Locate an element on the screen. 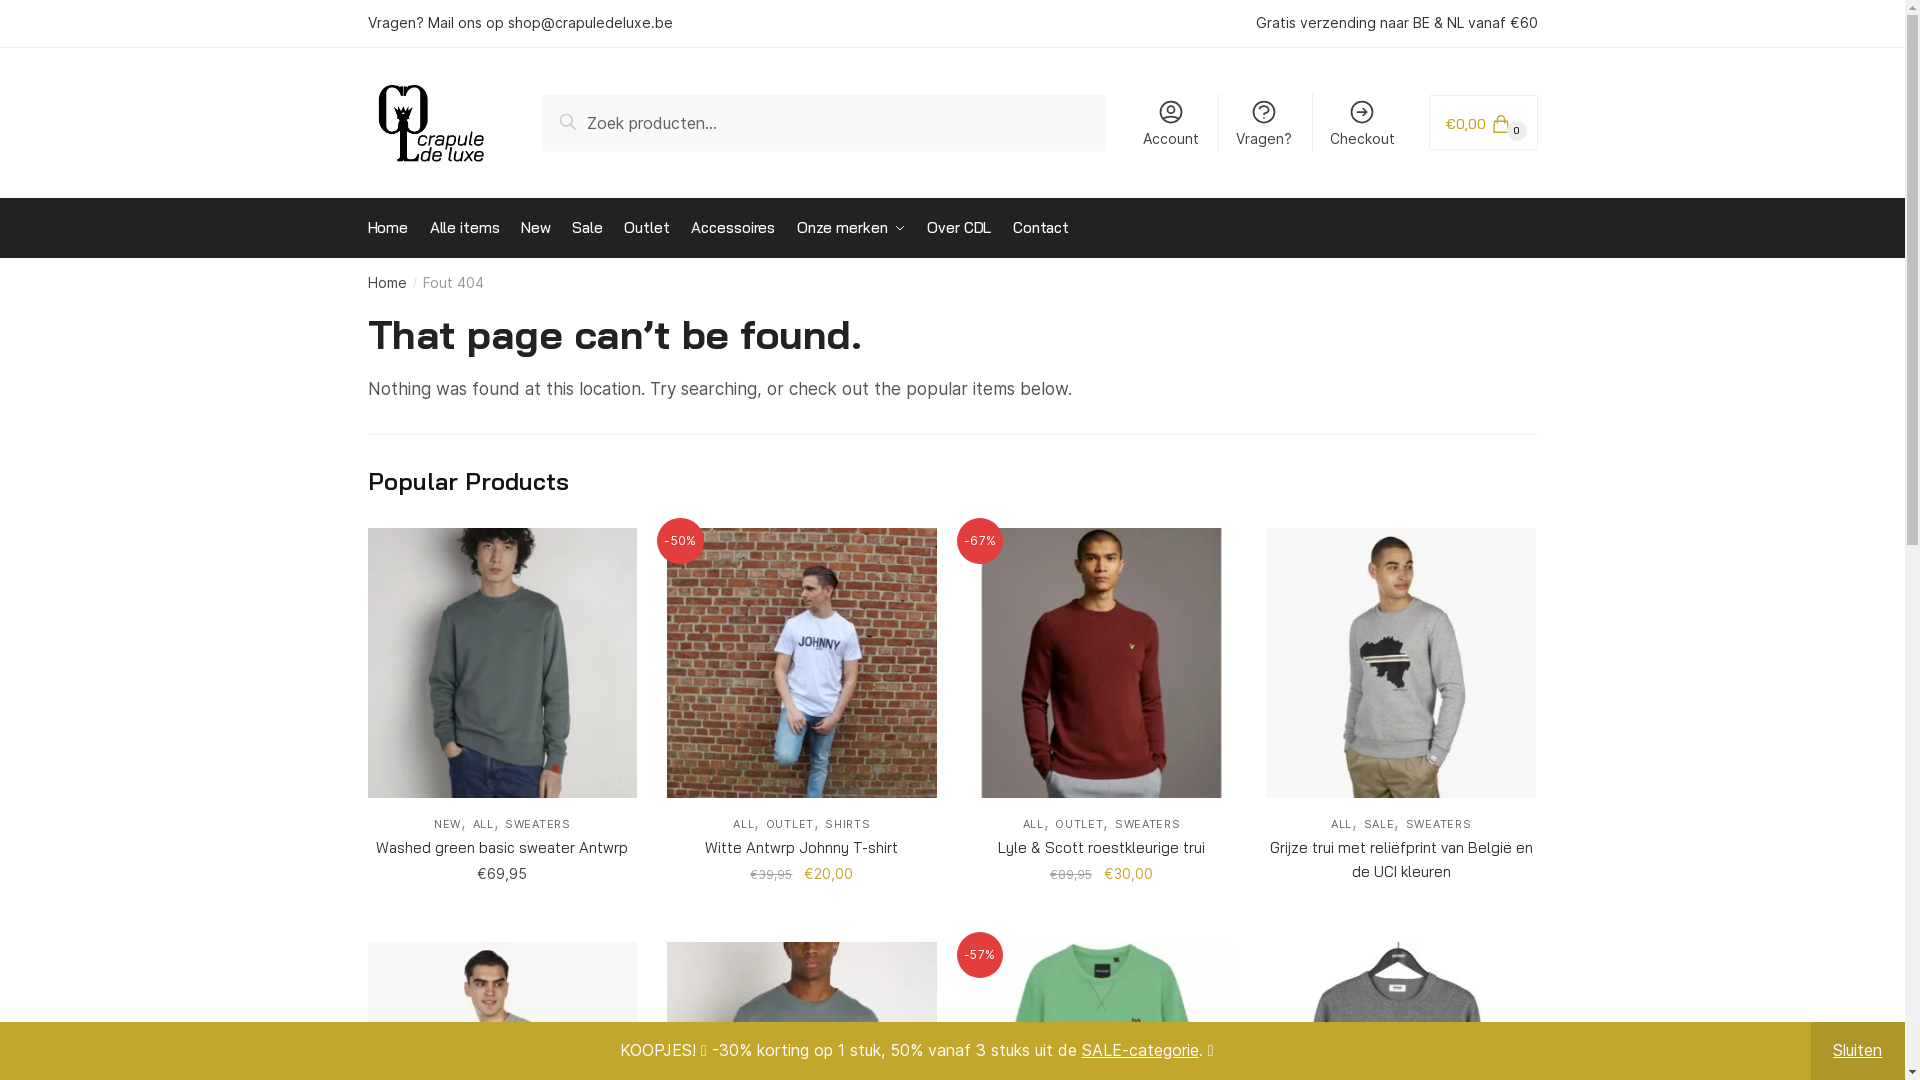  'OUTLET' is located at coordinates (789, 824).